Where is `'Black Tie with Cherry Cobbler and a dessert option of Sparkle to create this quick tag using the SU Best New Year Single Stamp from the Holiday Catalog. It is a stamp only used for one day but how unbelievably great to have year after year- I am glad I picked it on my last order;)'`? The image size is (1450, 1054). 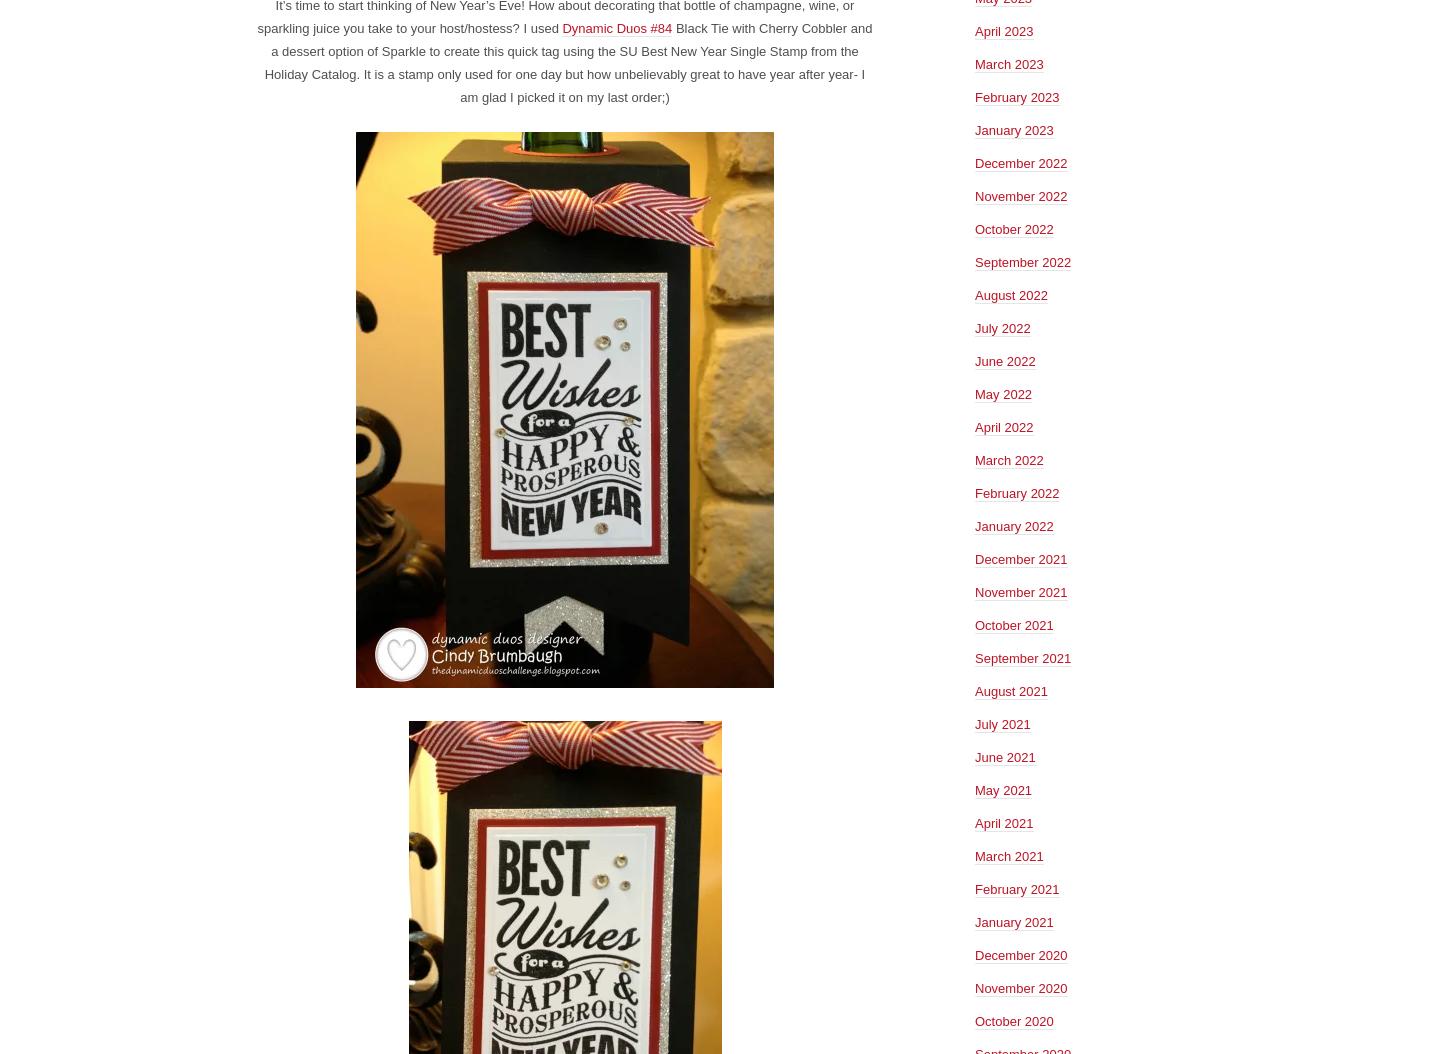
'Black Tie with Cherry Cobbler and a dessert option of Sparkle to create this quick tag using the SU Best New Year Single Stamp from the Holiday Catalog. It is a stamp only used for one day but how unbelievably great to have year after year- I am glad I picked it on my last order;)' is located at coordinates (567, 62).